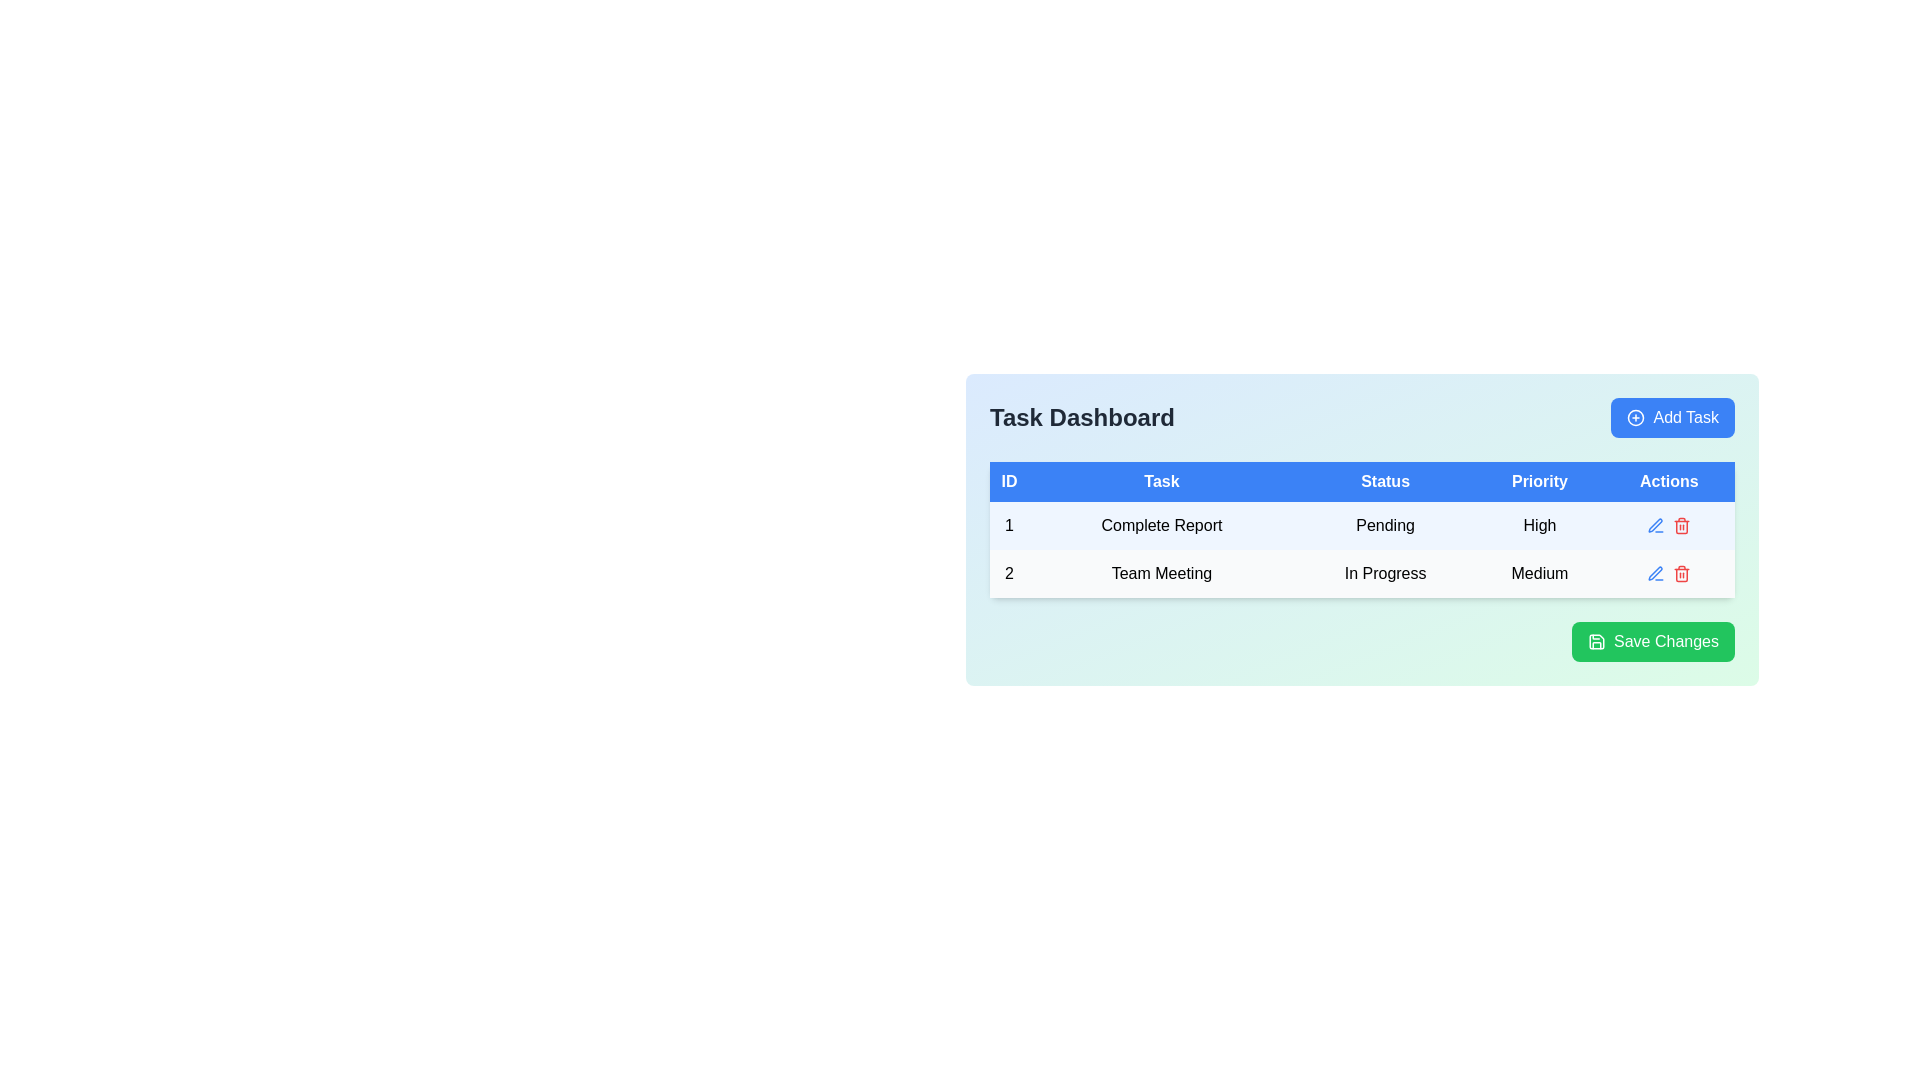  I want to click on the delete button located as the second icon in the 'Actions' column of the second row of the table, so click(1681, 574).